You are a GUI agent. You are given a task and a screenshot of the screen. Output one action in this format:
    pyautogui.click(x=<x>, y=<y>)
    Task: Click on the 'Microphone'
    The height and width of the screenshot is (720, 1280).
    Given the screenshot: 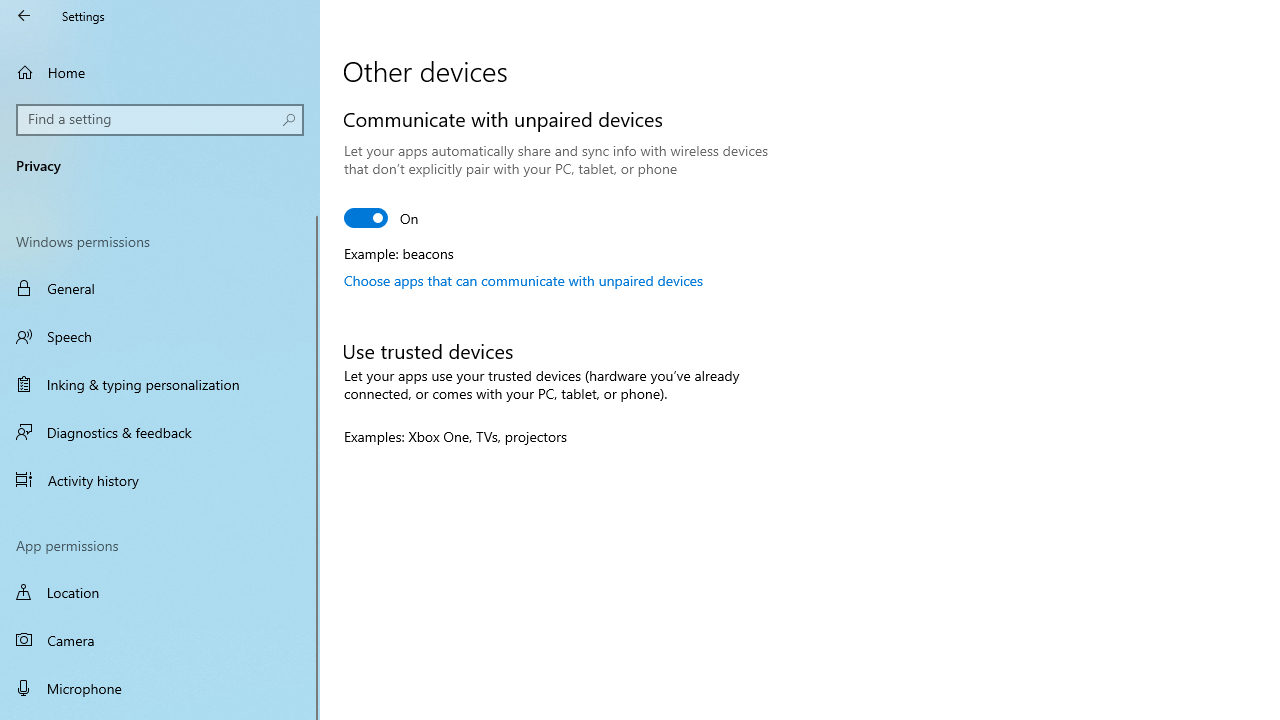 What is the action you would take?
    pyautogui.click(x=160, y=686)
    